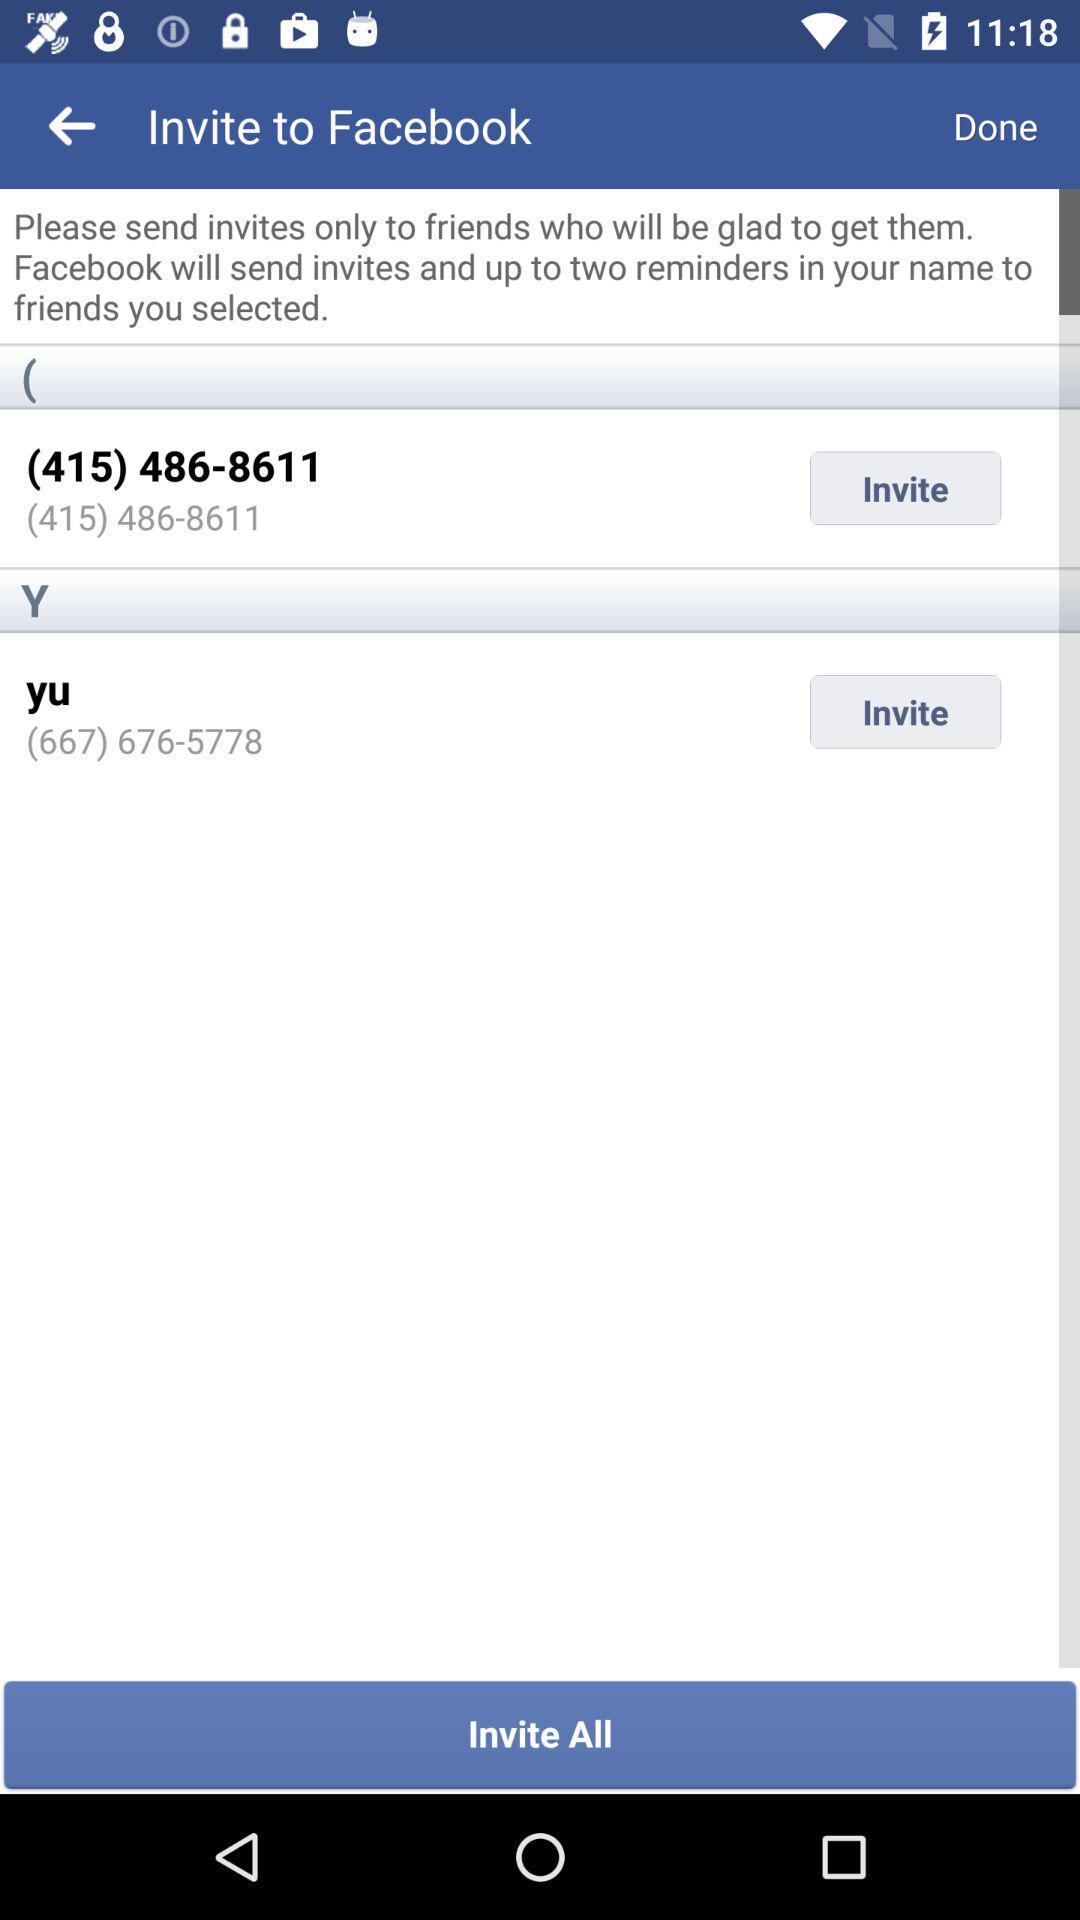 This screenshot has height=1920, width=1080. Describe the element at coordinates (72, 124) in the screenshot. I see `the icon to the left of invite to facebook` at that location.